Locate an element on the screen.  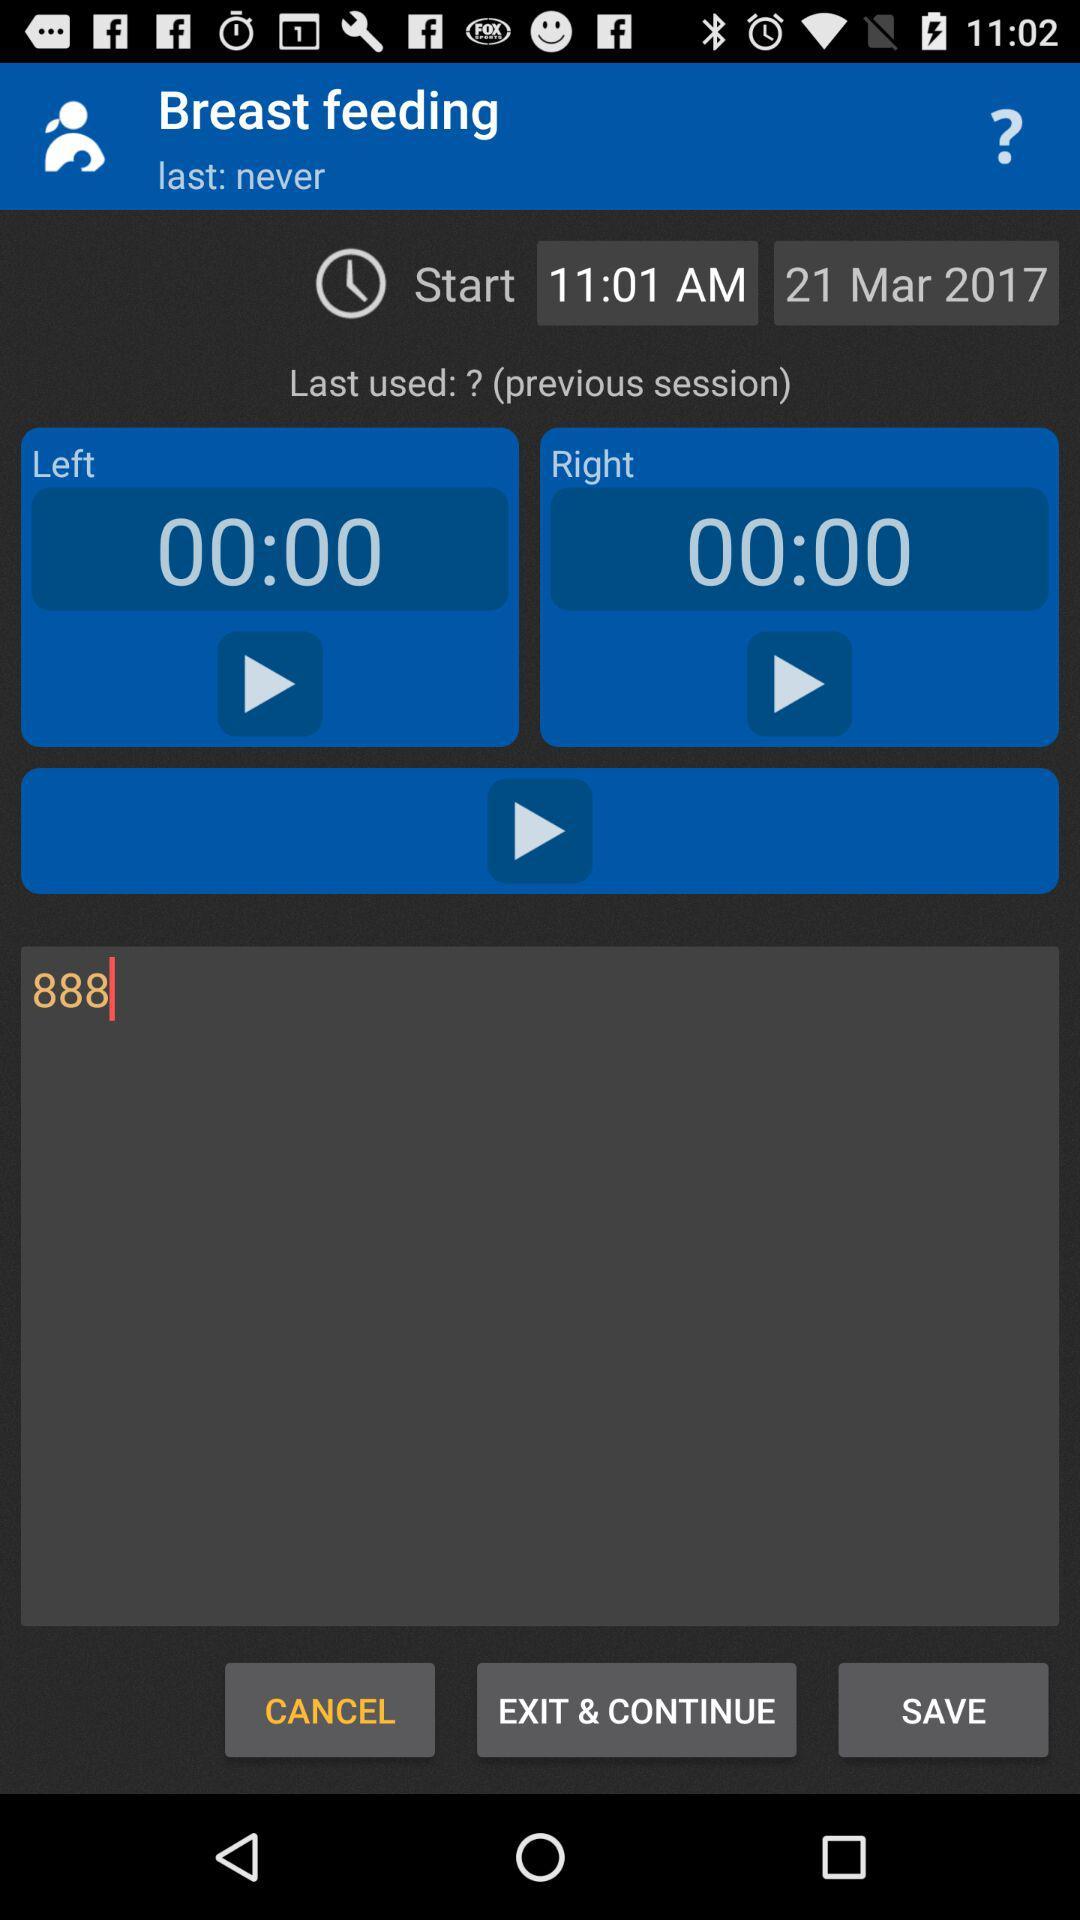
play is located at coordinates (540, 830).